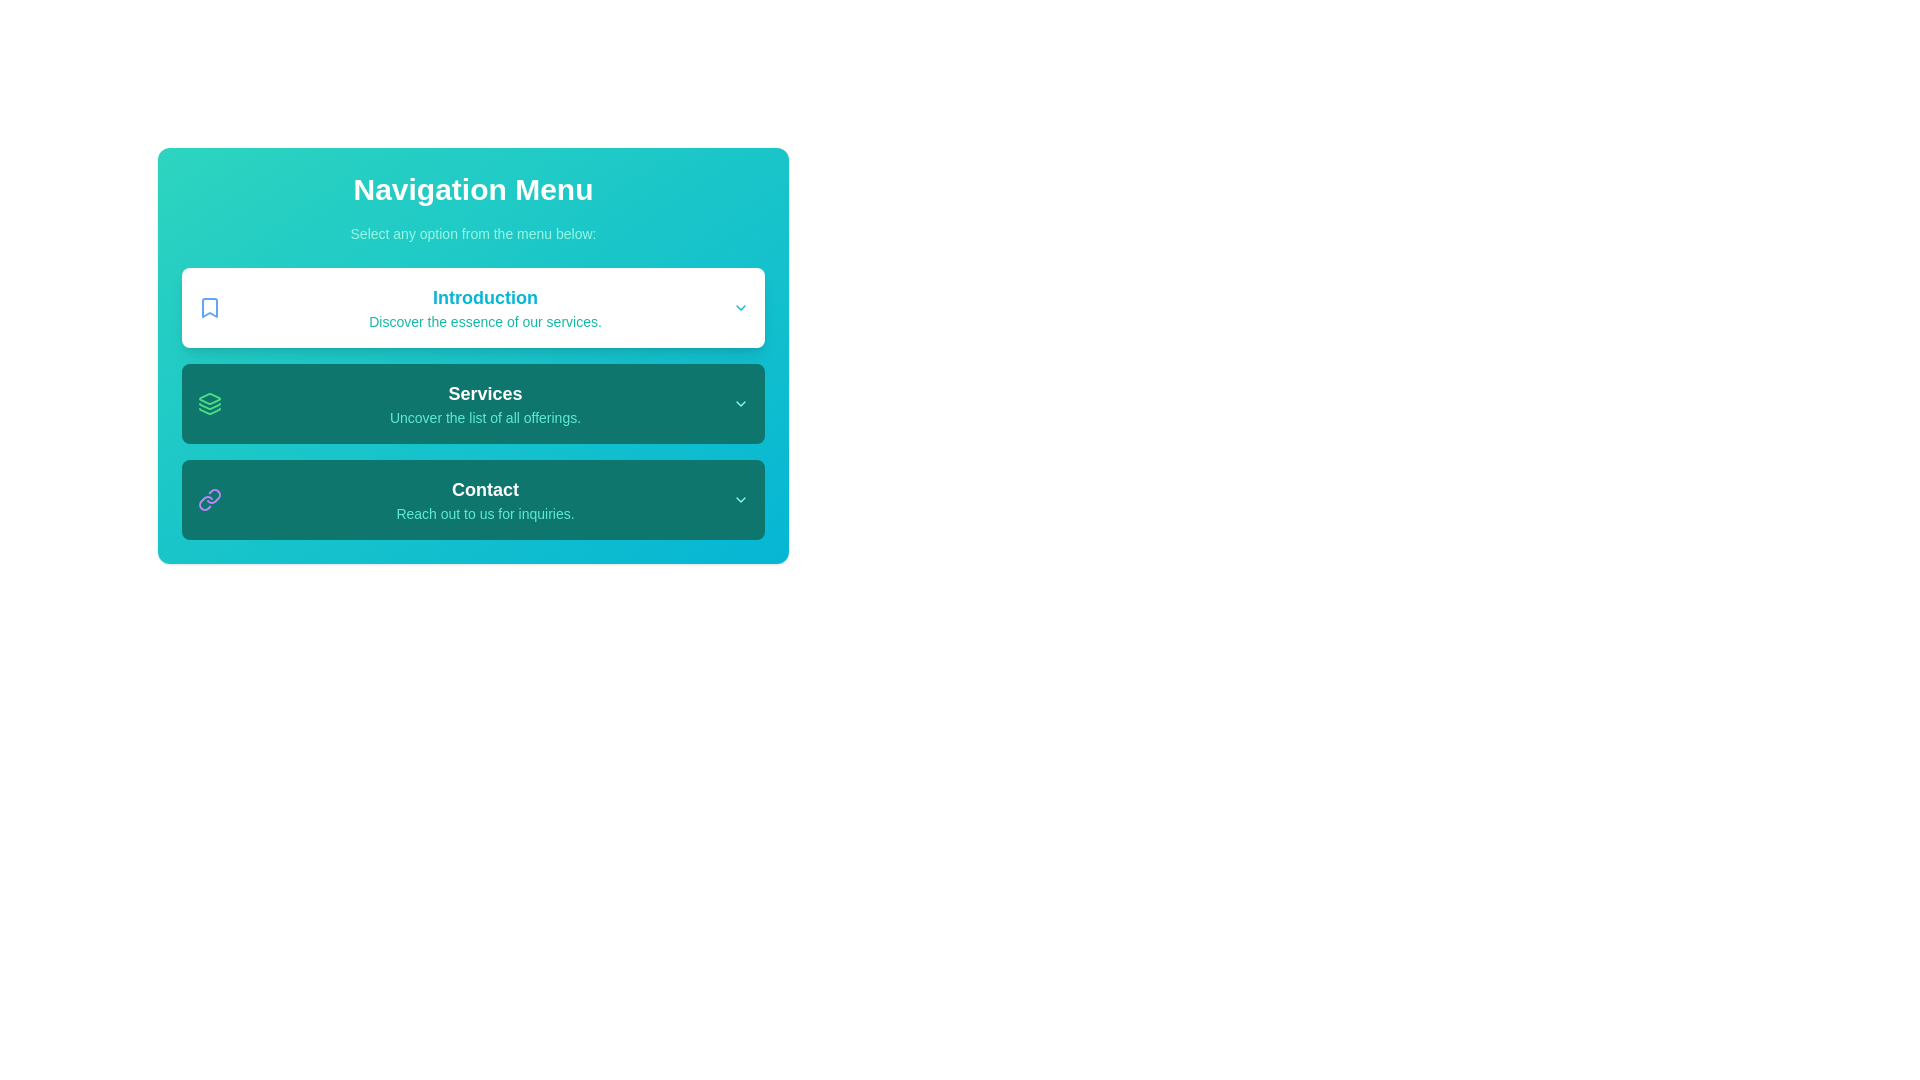 This screenshot has width=1920, height=1080. What do you see at coordinates (739, 308) in the screenshot?
I see `the downward-pointing cyan chevron icon located on the right side of the 'Introduction' block` at bounding box center [739, 308].